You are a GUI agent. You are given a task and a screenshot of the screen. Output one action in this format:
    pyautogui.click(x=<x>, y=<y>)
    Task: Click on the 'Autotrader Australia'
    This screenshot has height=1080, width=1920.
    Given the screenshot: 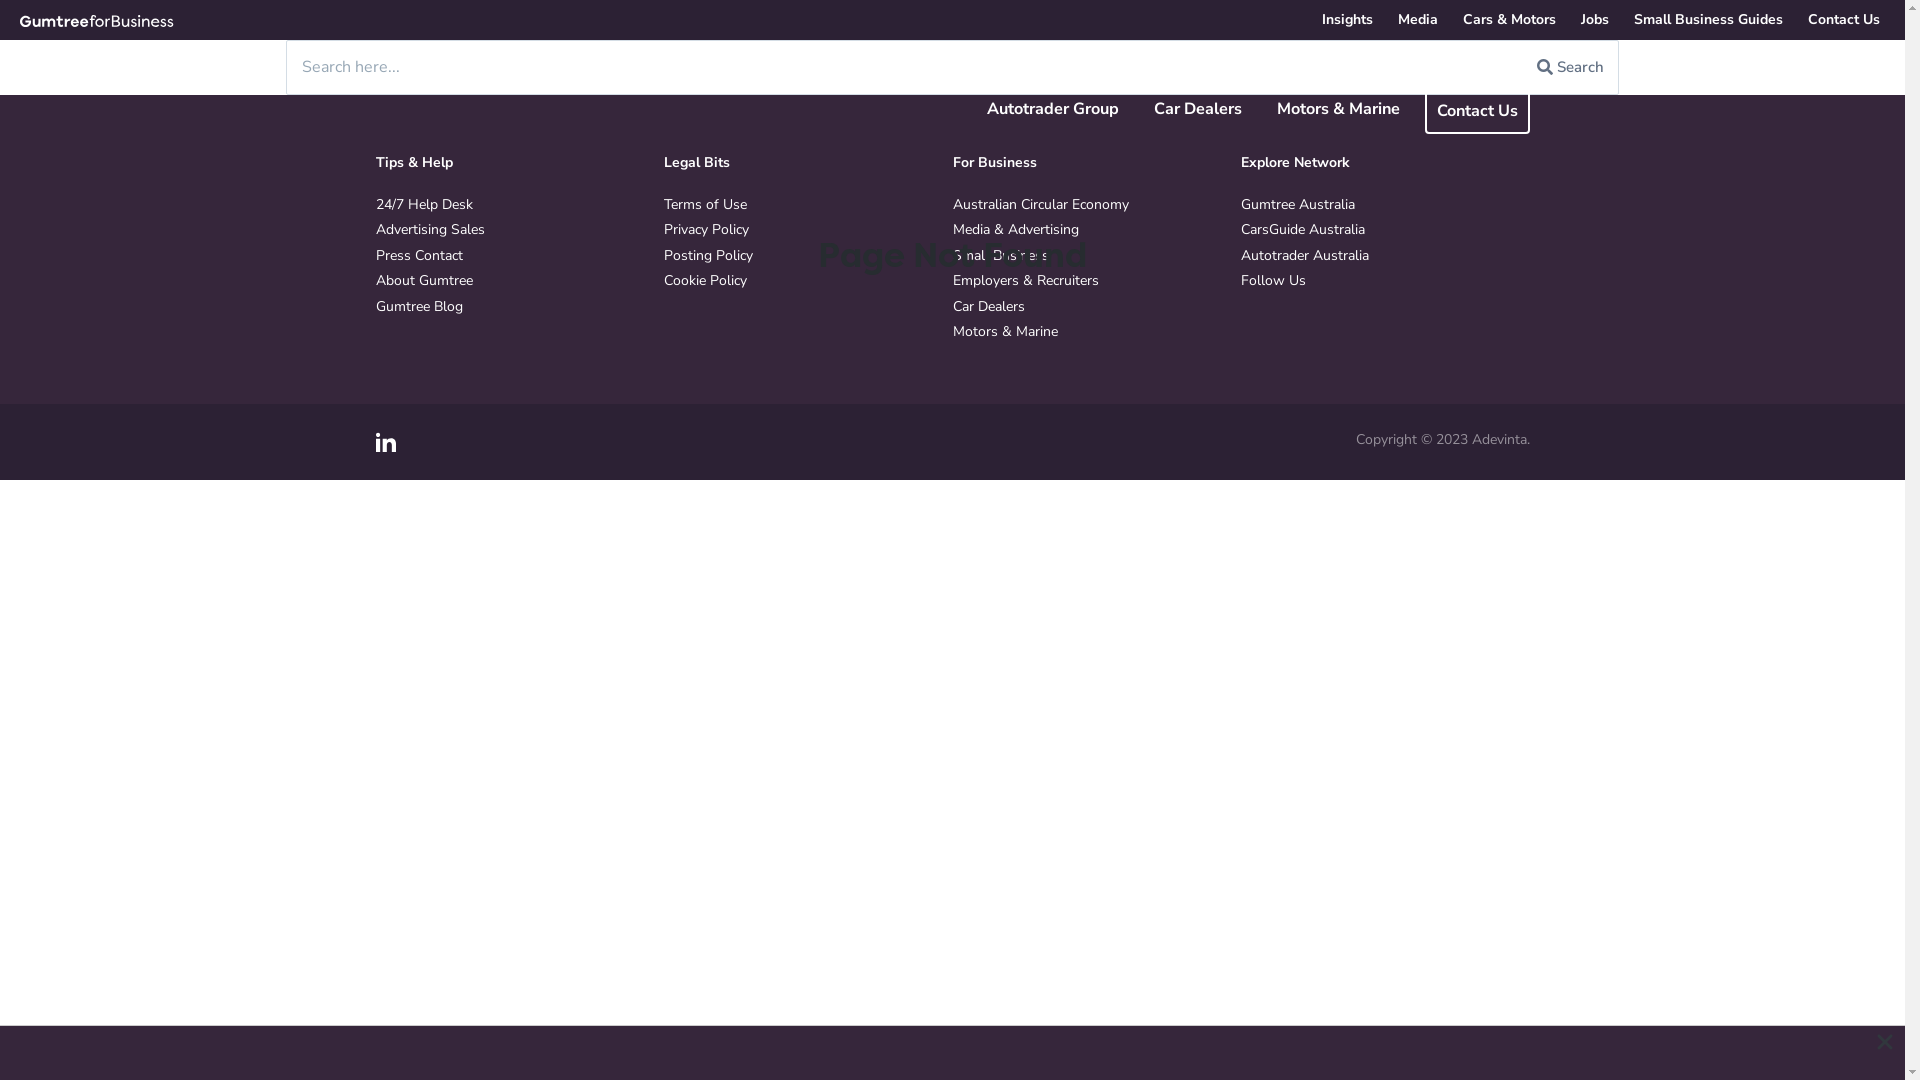 What is the action you would take?
    pyautogui.click(x=1305, y=254)
    